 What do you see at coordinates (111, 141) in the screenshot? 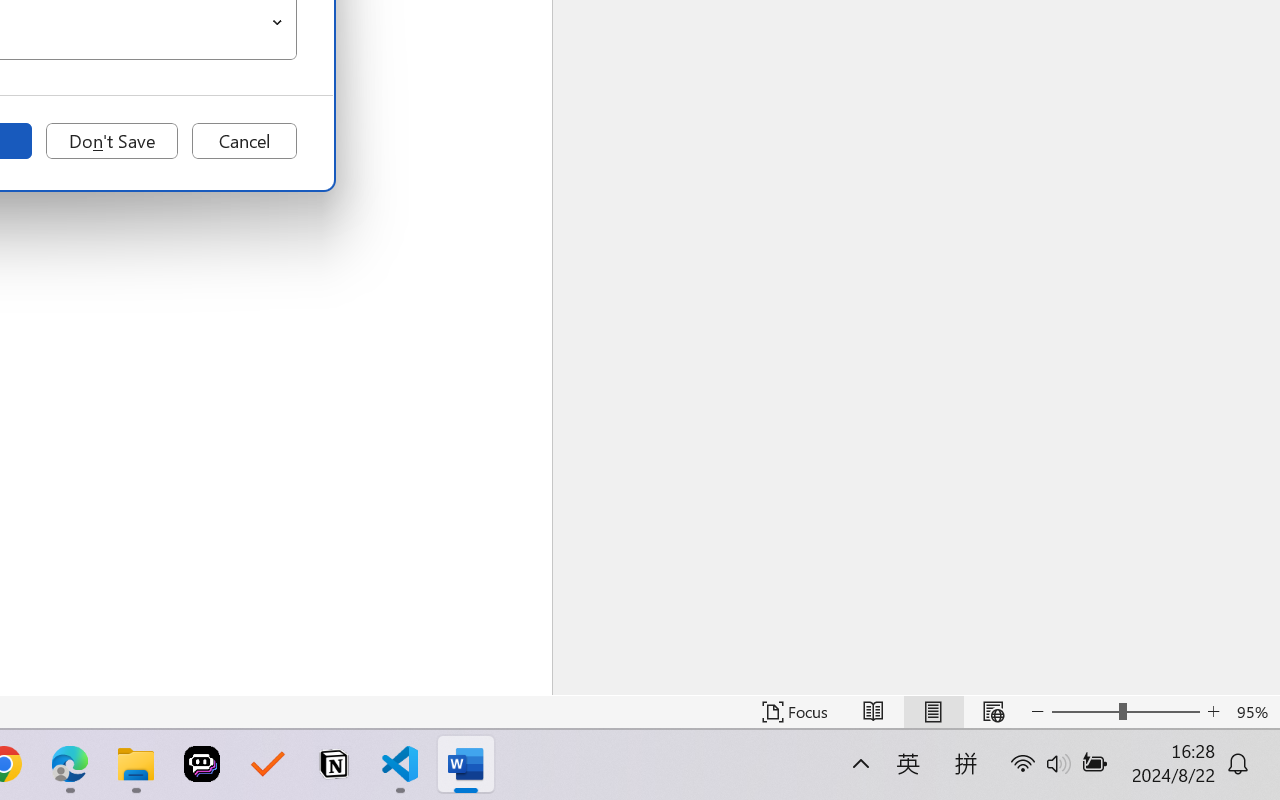
I see `'Don'` at bounding box center [111, 141].